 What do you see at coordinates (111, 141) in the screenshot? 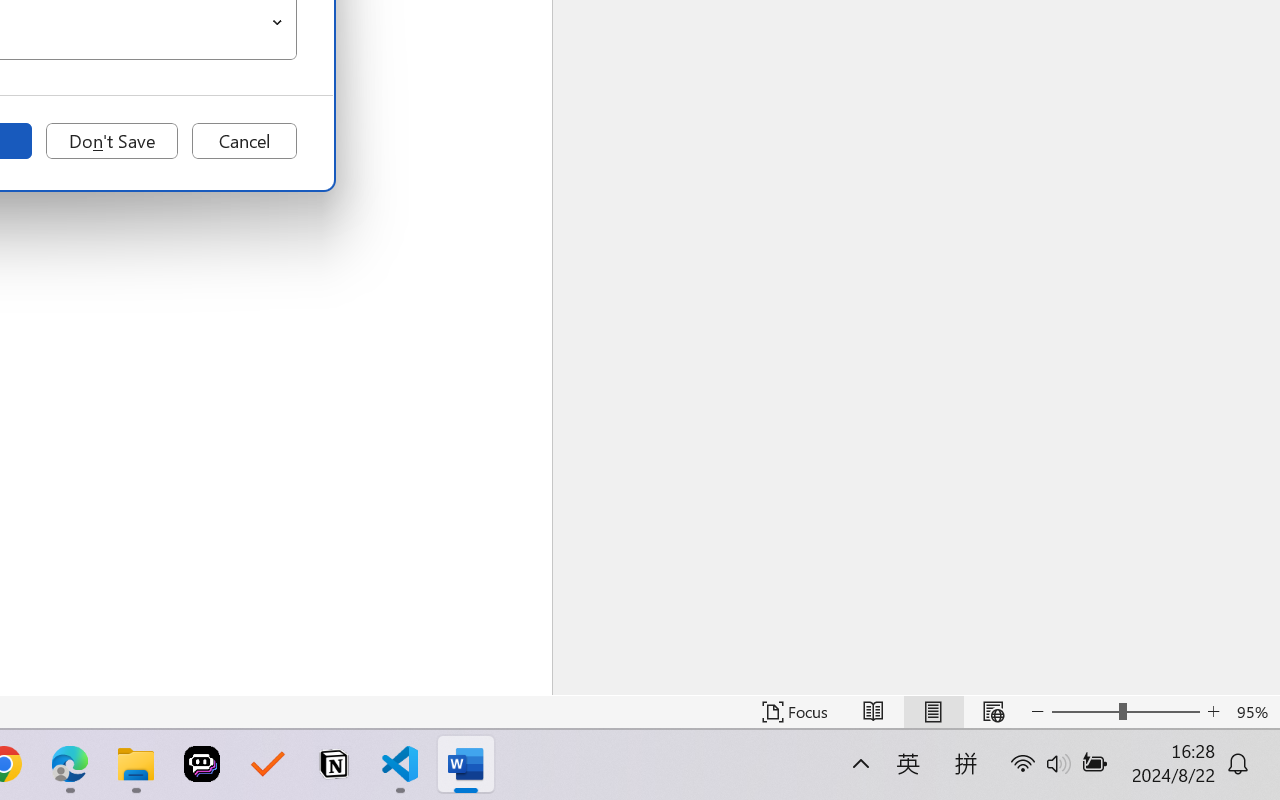
I see `'Don'` at bounding box center [111, 141].